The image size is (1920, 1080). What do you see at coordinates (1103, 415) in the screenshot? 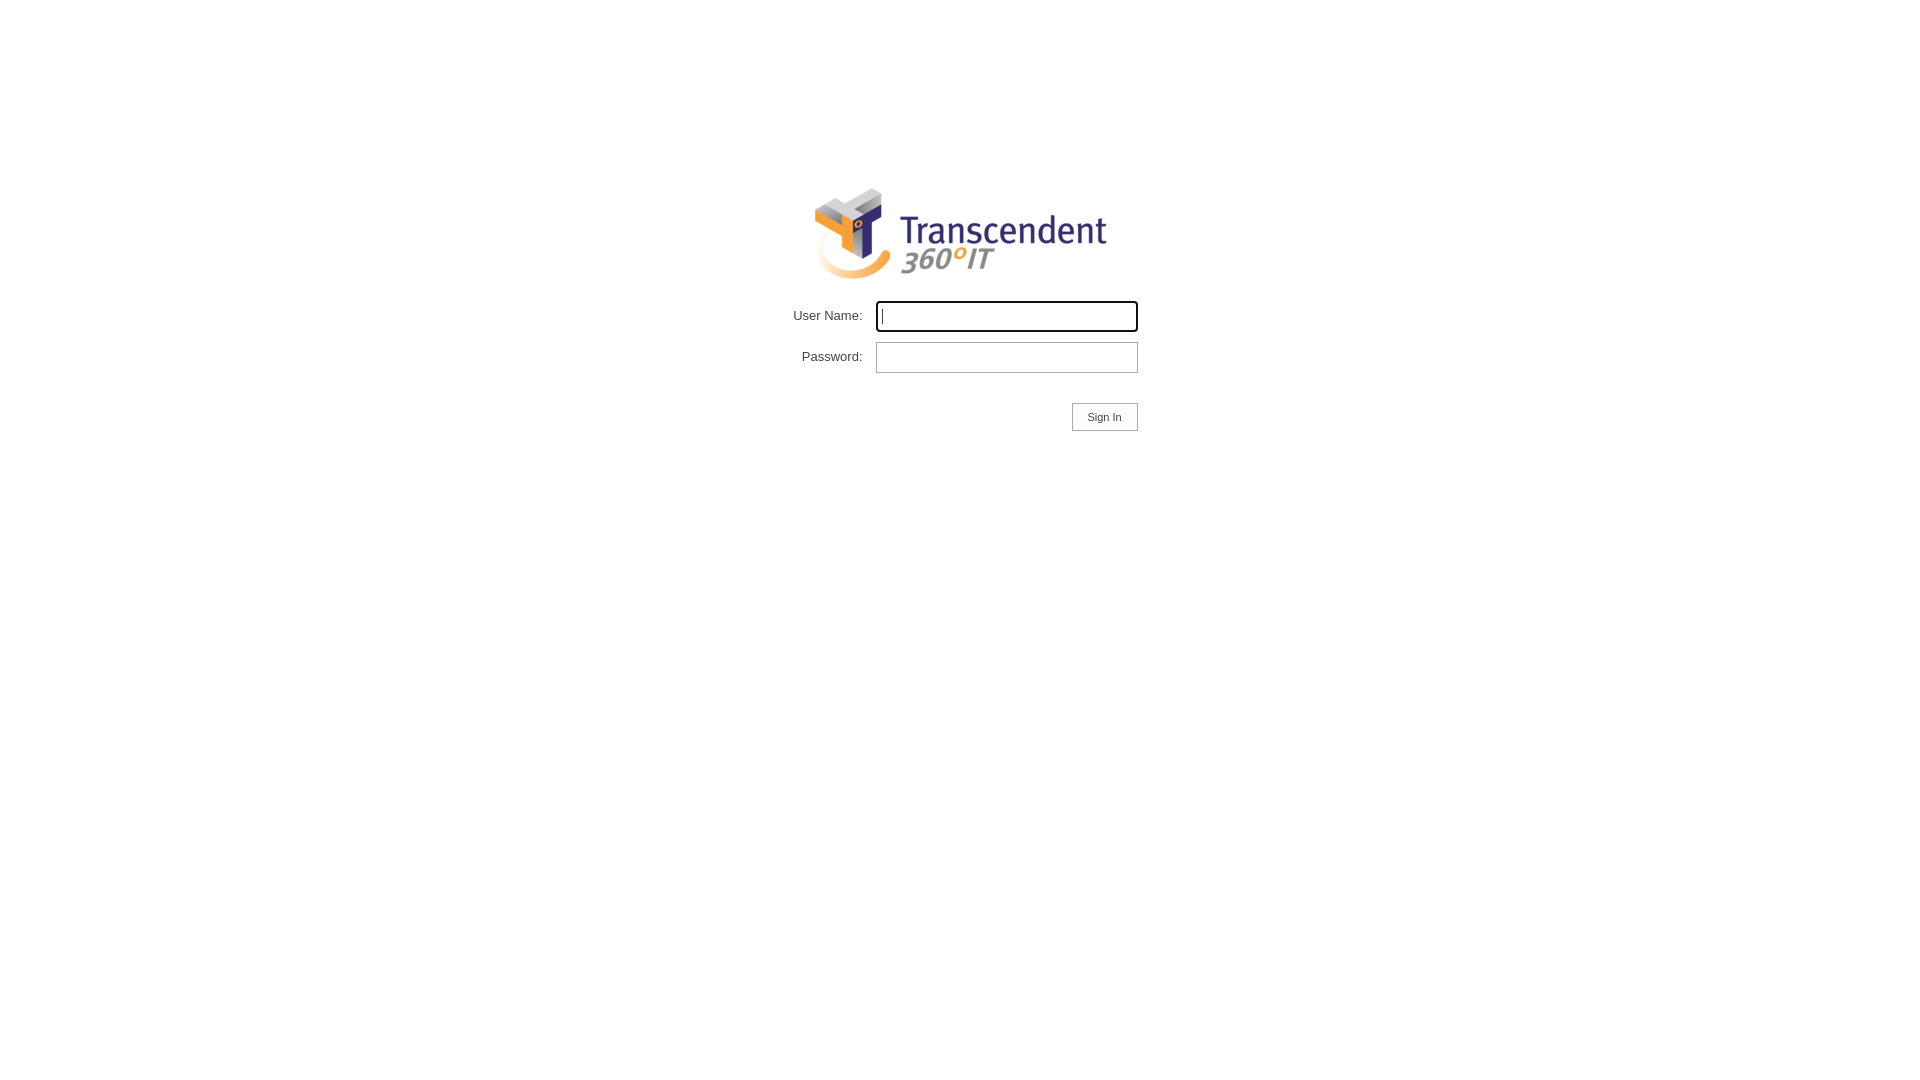
I see `'Sign In'` at bounding box center [1103, 415].